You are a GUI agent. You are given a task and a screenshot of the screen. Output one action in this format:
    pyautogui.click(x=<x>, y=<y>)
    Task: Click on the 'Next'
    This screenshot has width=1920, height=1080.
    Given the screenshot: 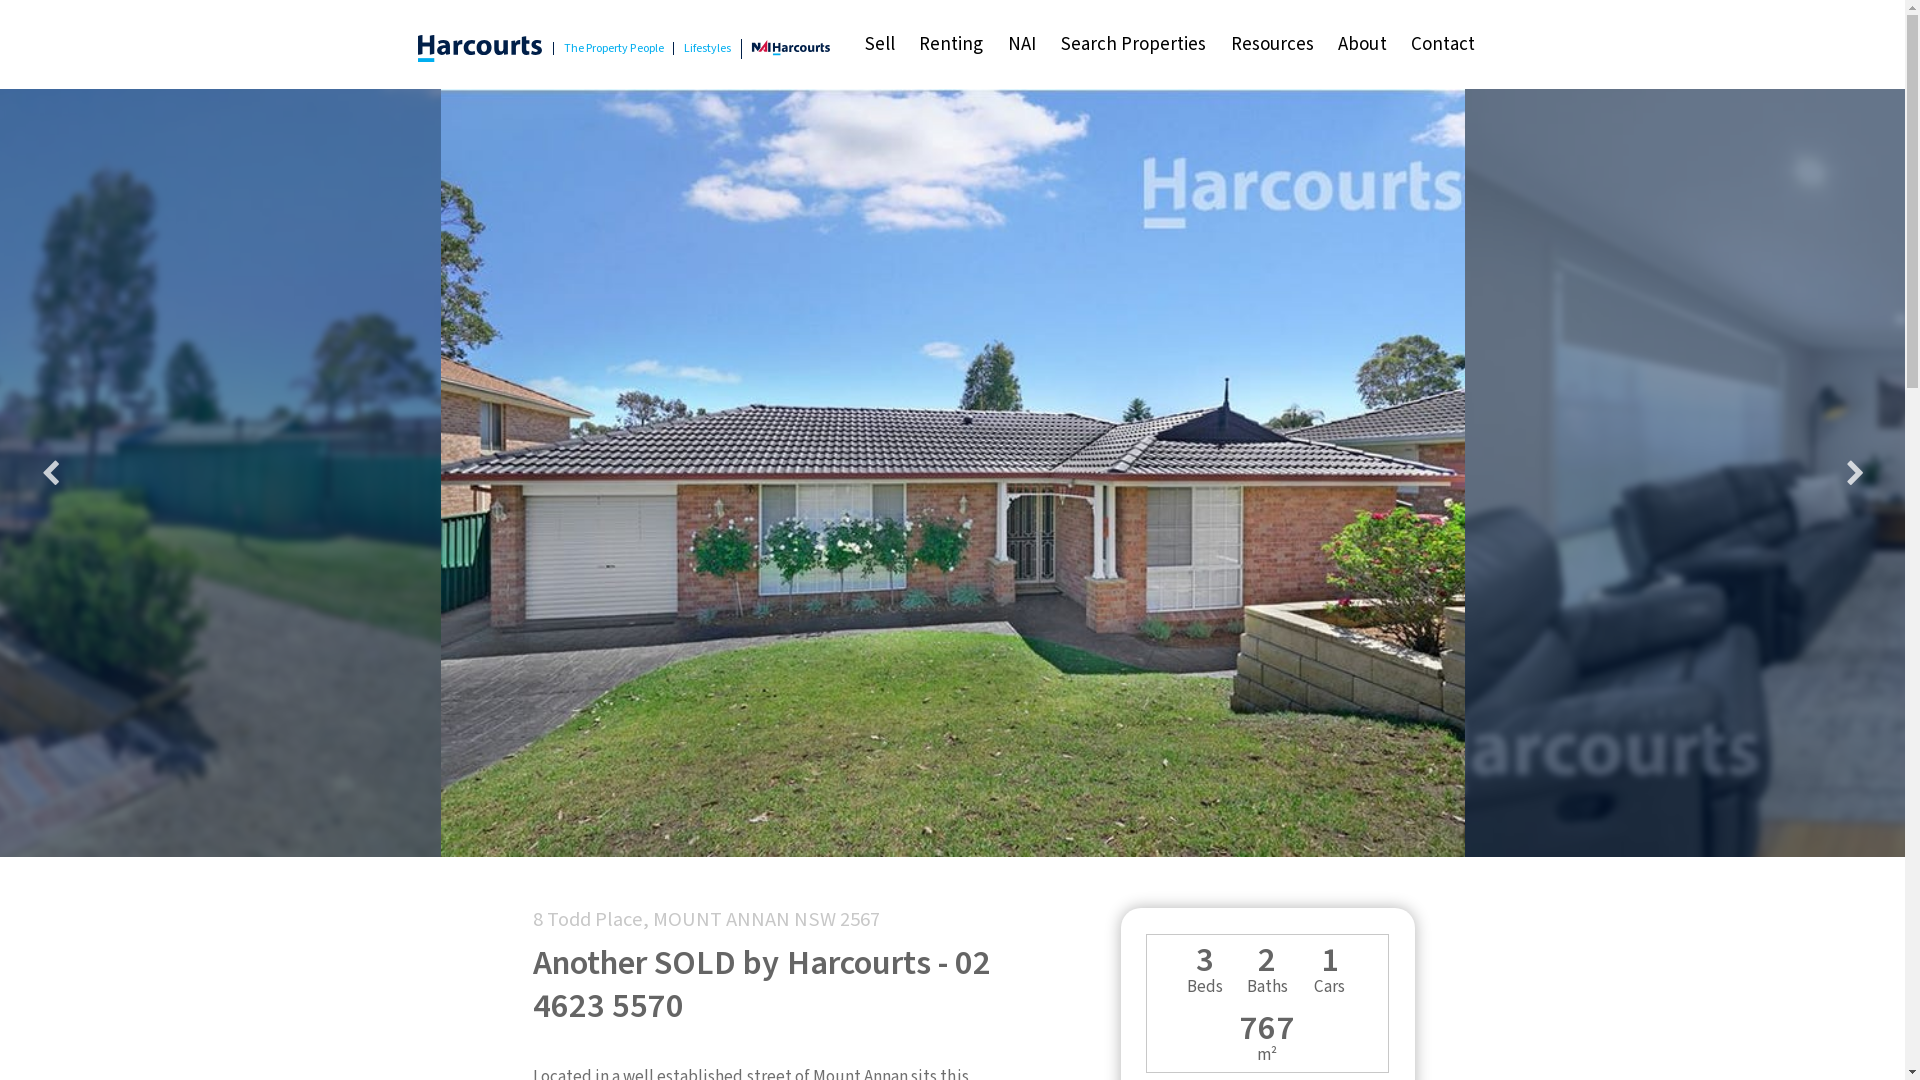 What is the action you would take?
    pyautogui.click(x=1853, y=473)
    